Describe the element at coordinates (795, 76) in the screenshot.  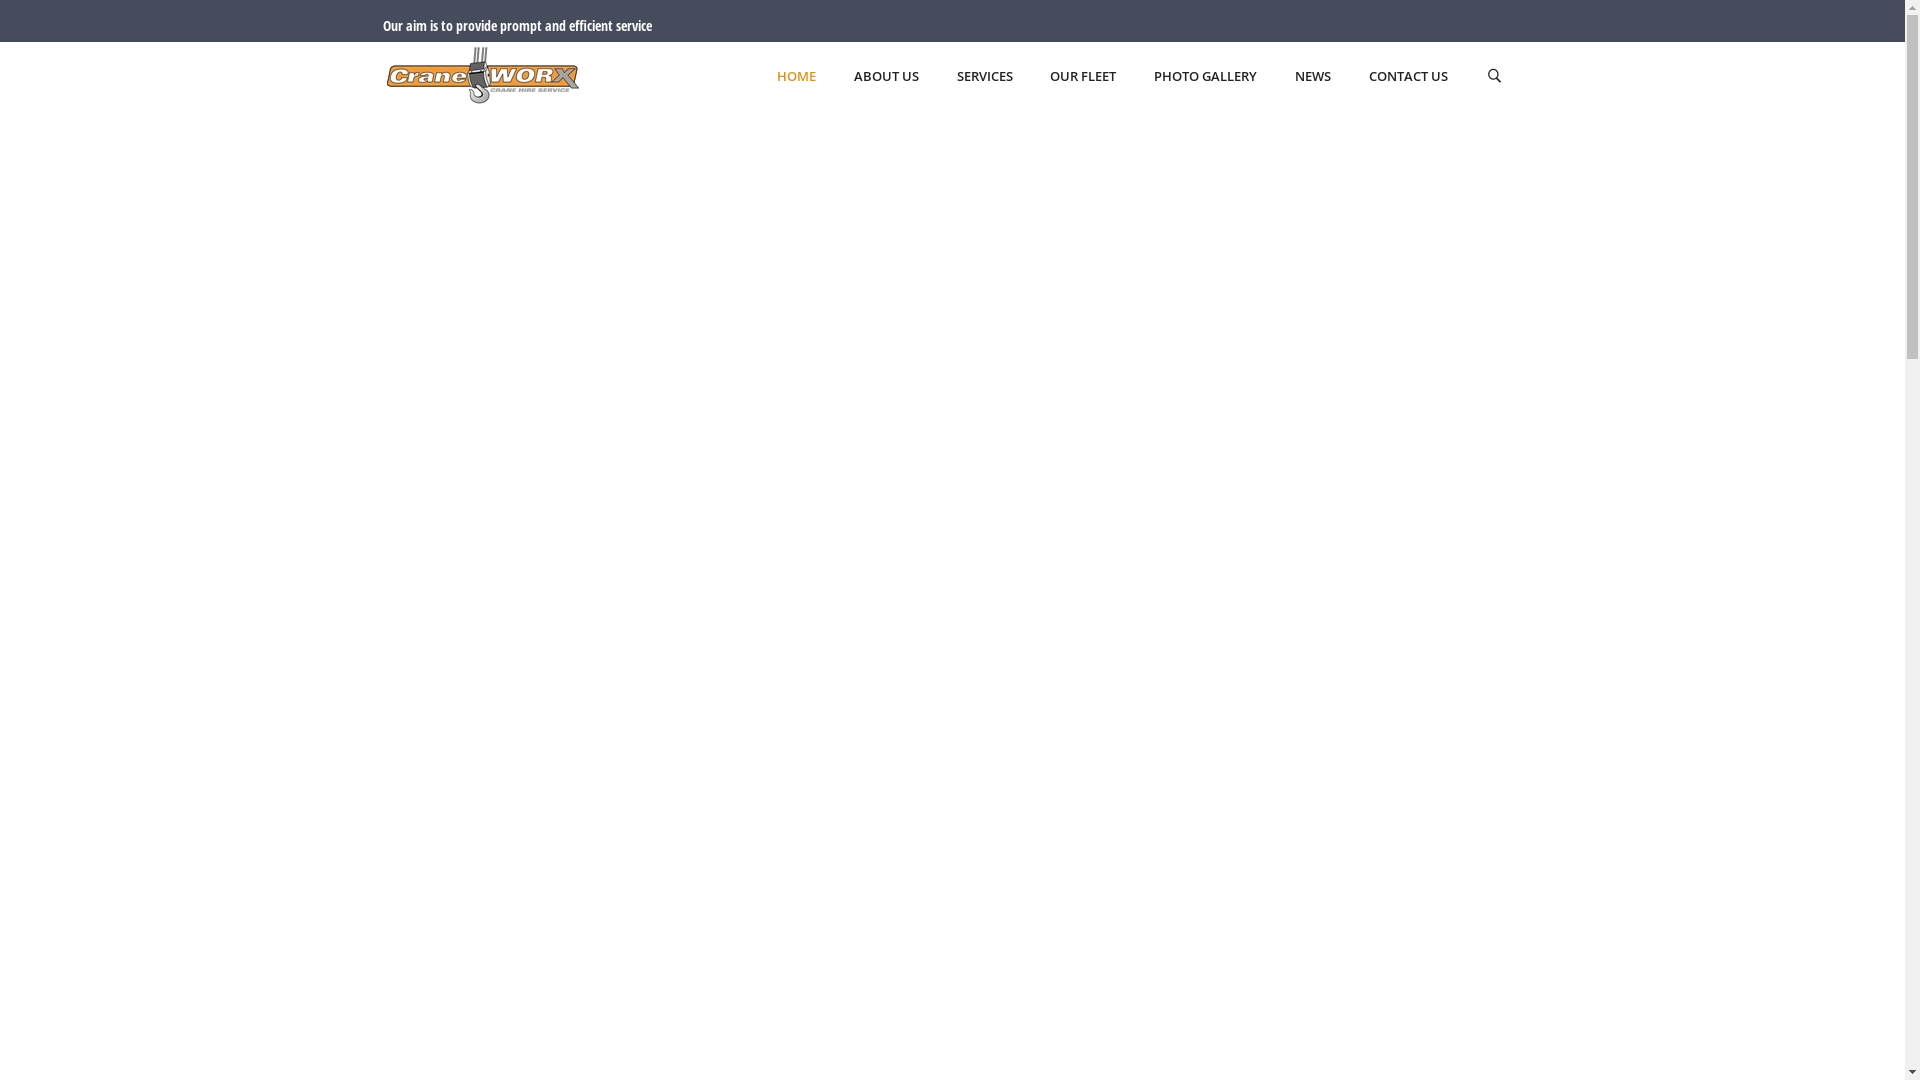
I see `'HOME'` at that location.